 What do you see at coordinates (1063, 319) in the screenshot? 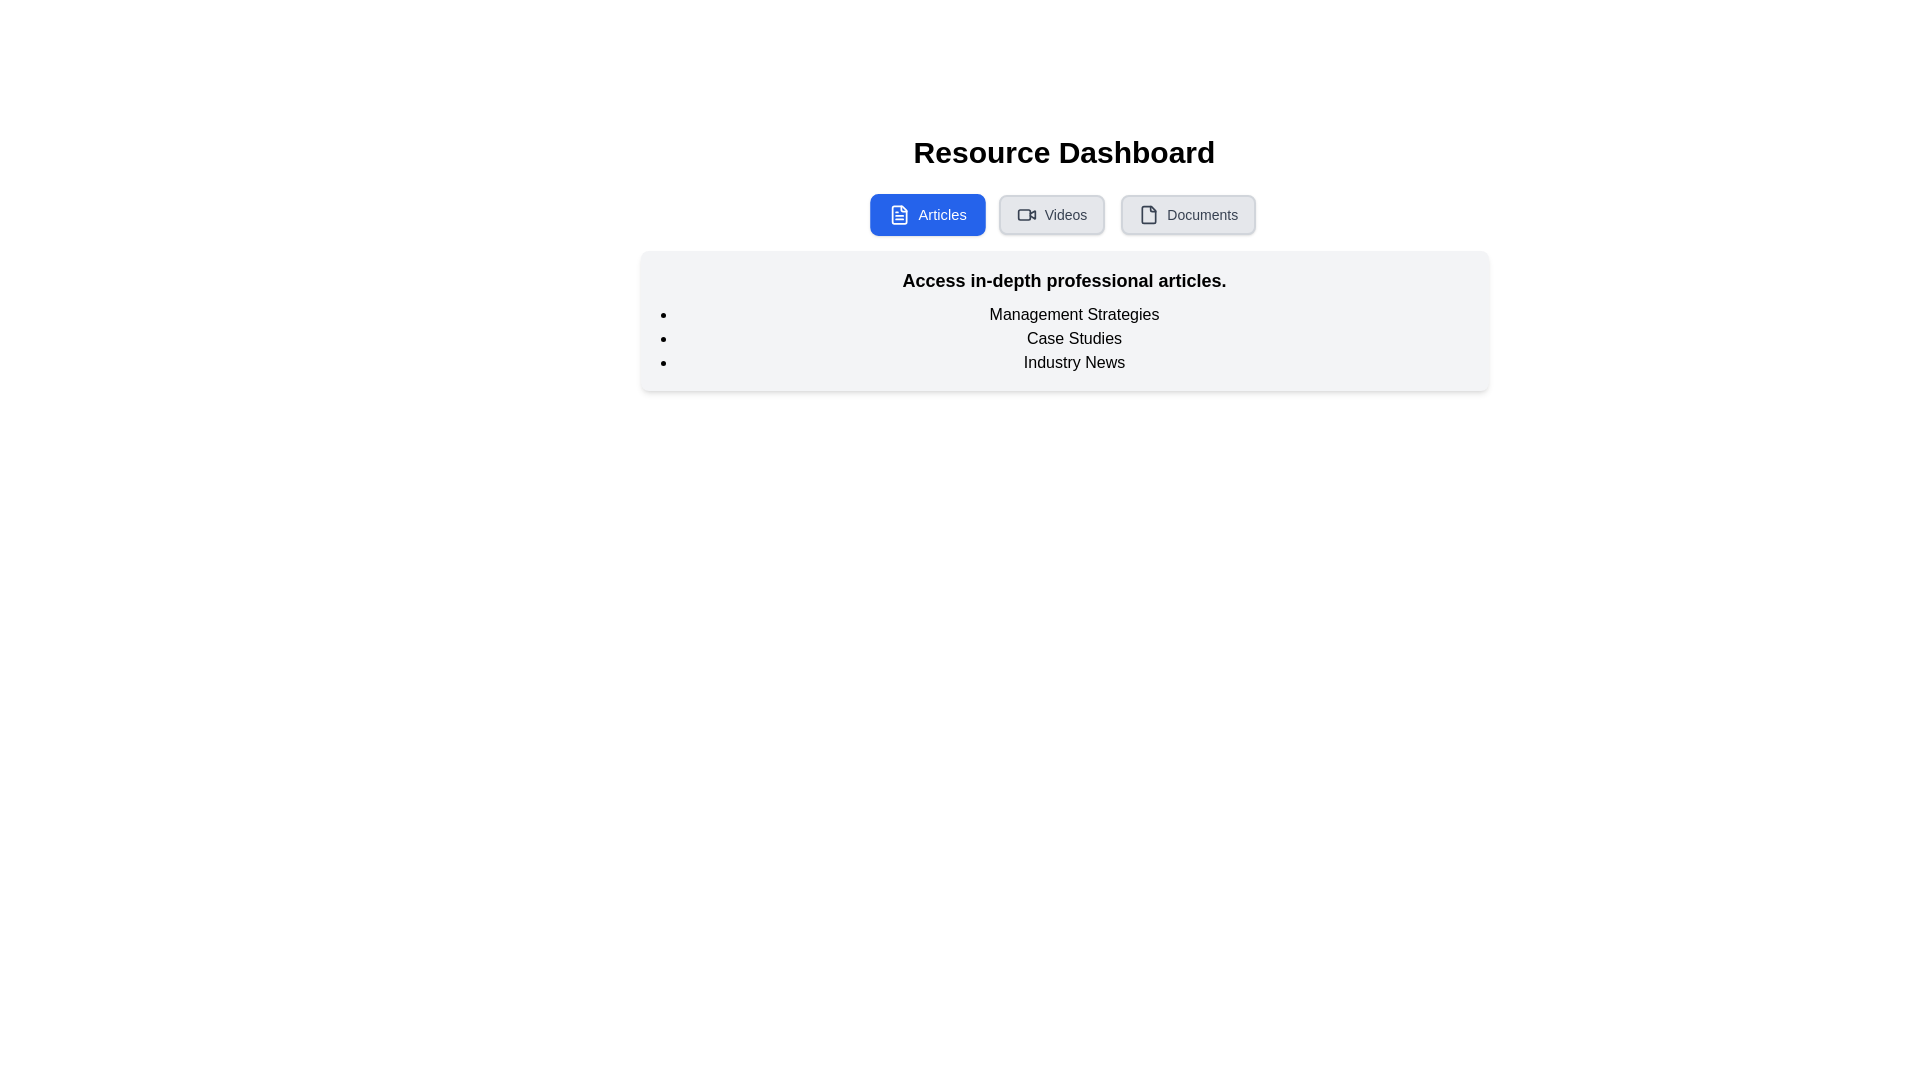
I see `text from the Content display panel that has a light gray background and includes the heading 'Access in-depth professional articles.' followed by a bulleted list of items: 'Management Strategies,' 'Case Studies,' and 'Industry News.'` at bounding box center [1063, 319].